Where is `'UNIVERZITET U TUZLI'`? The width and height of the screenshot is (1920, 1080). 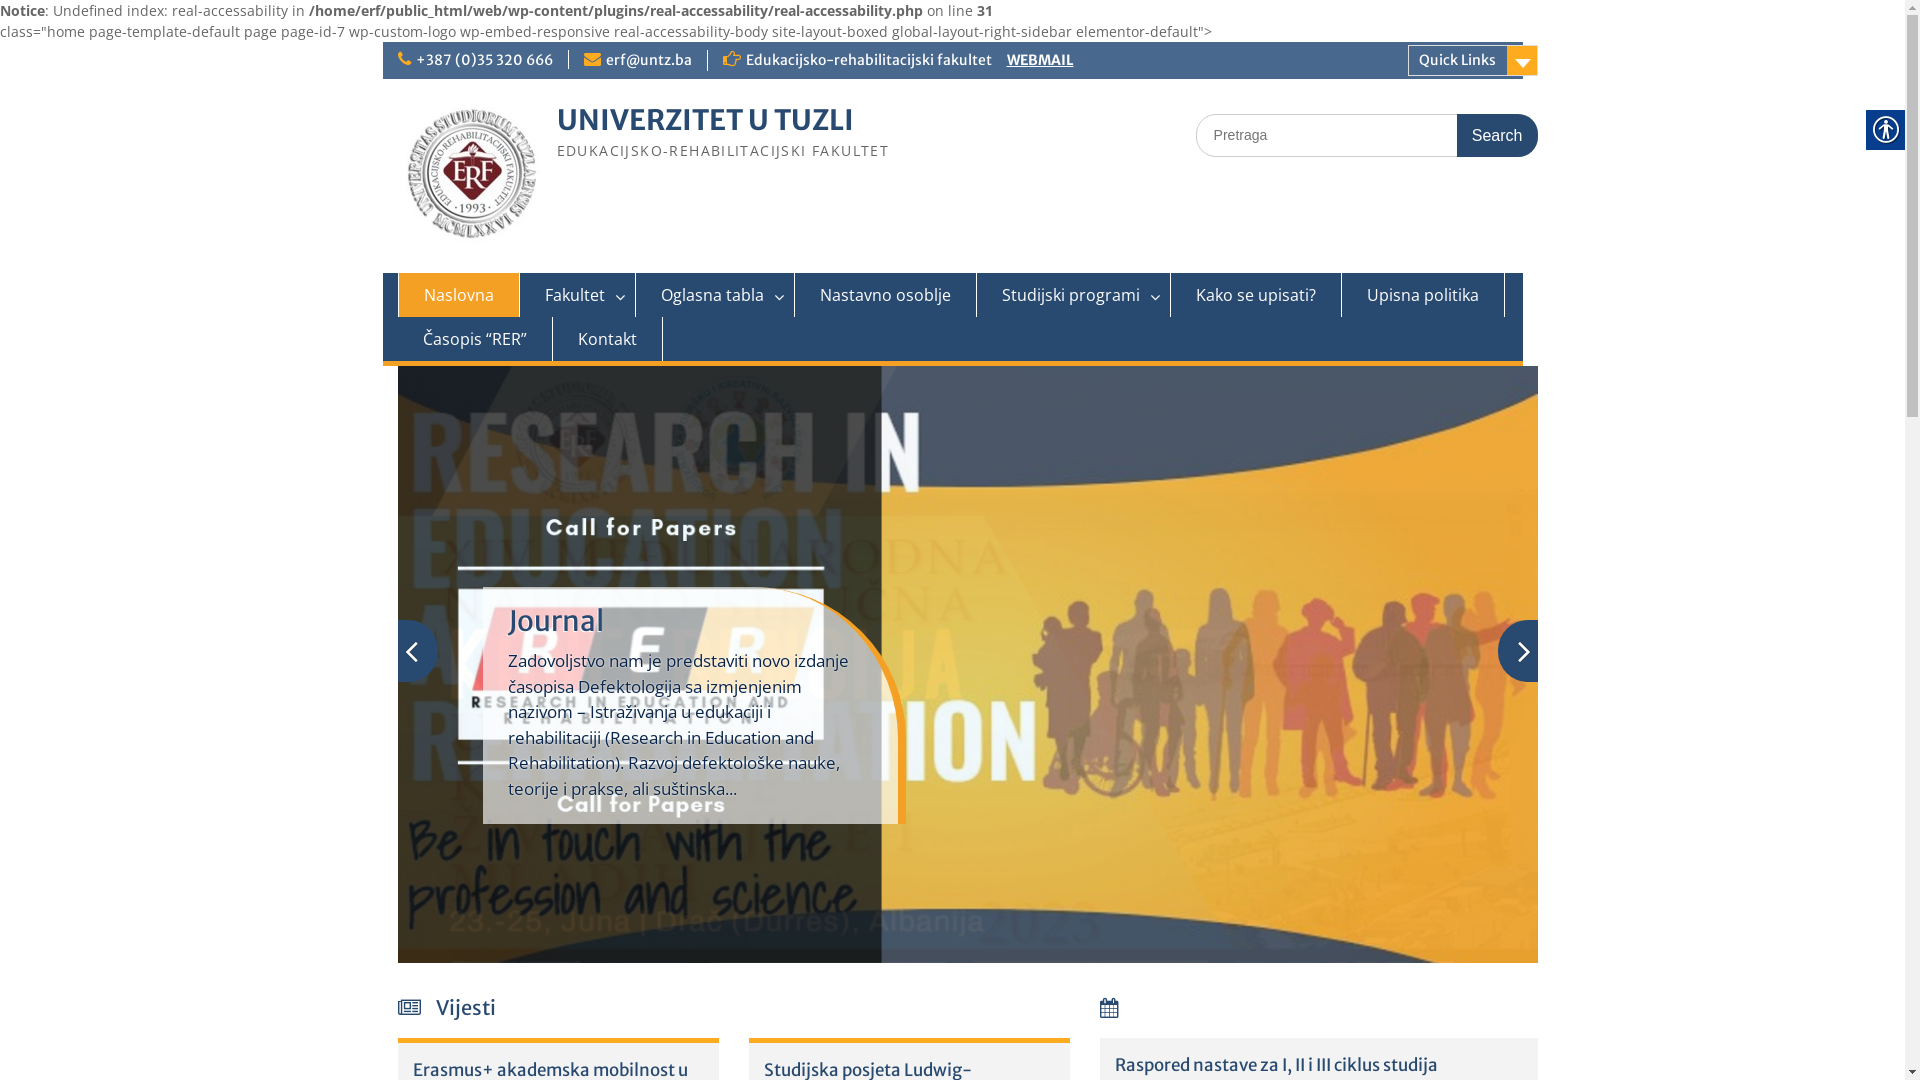 'UNIVERZITET U TUZLI' is located at coordinates (704, 119).